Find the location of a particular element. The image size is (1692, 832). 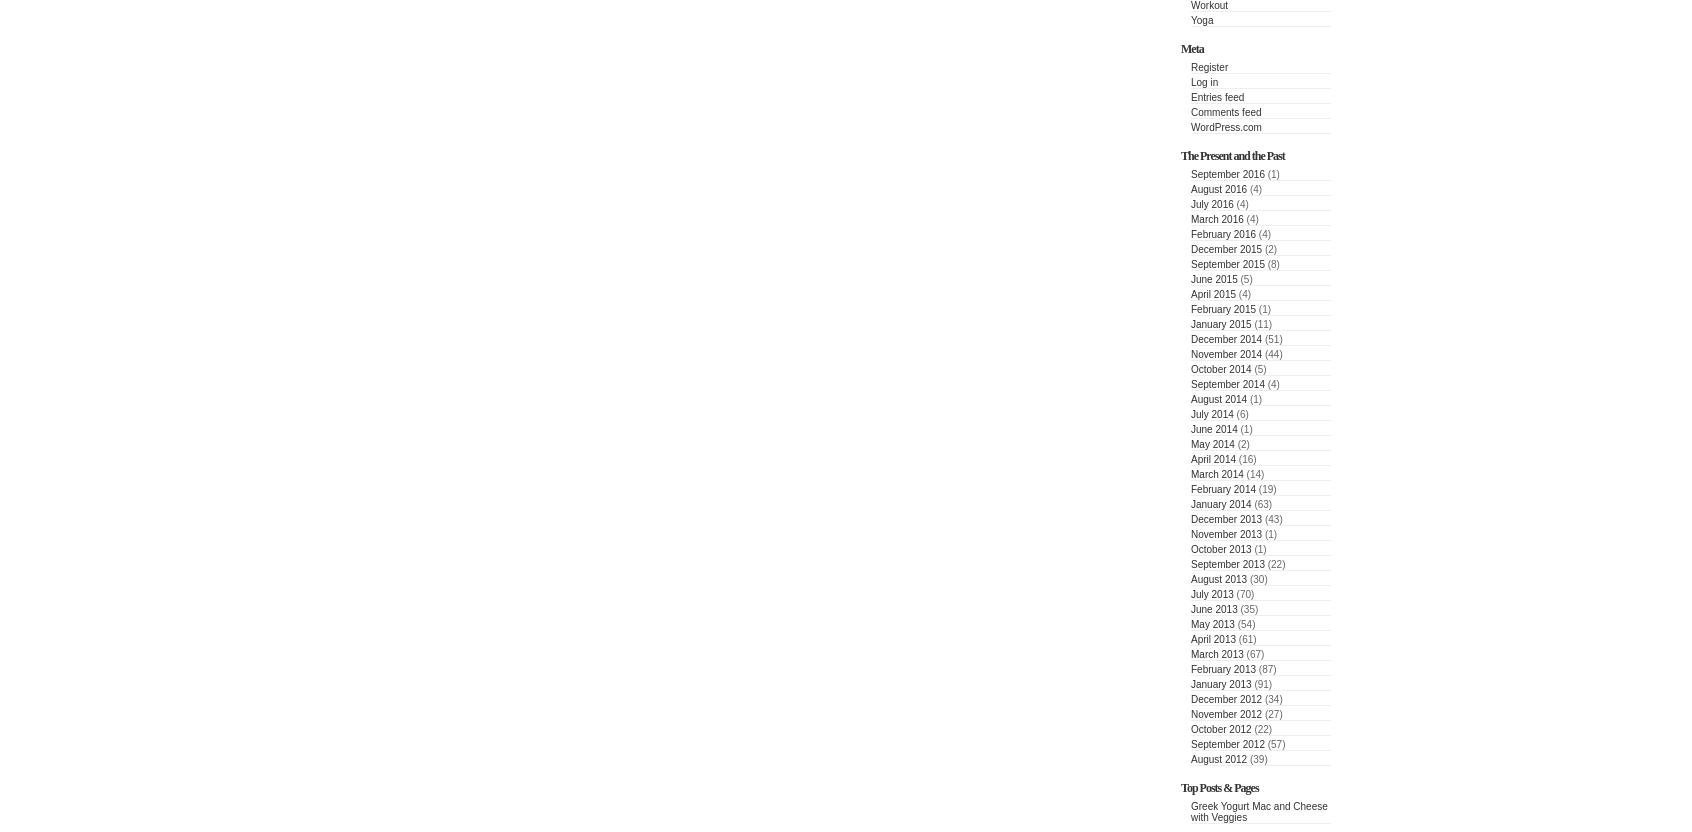

'December 2012' is located at coordinates (1226, 698).